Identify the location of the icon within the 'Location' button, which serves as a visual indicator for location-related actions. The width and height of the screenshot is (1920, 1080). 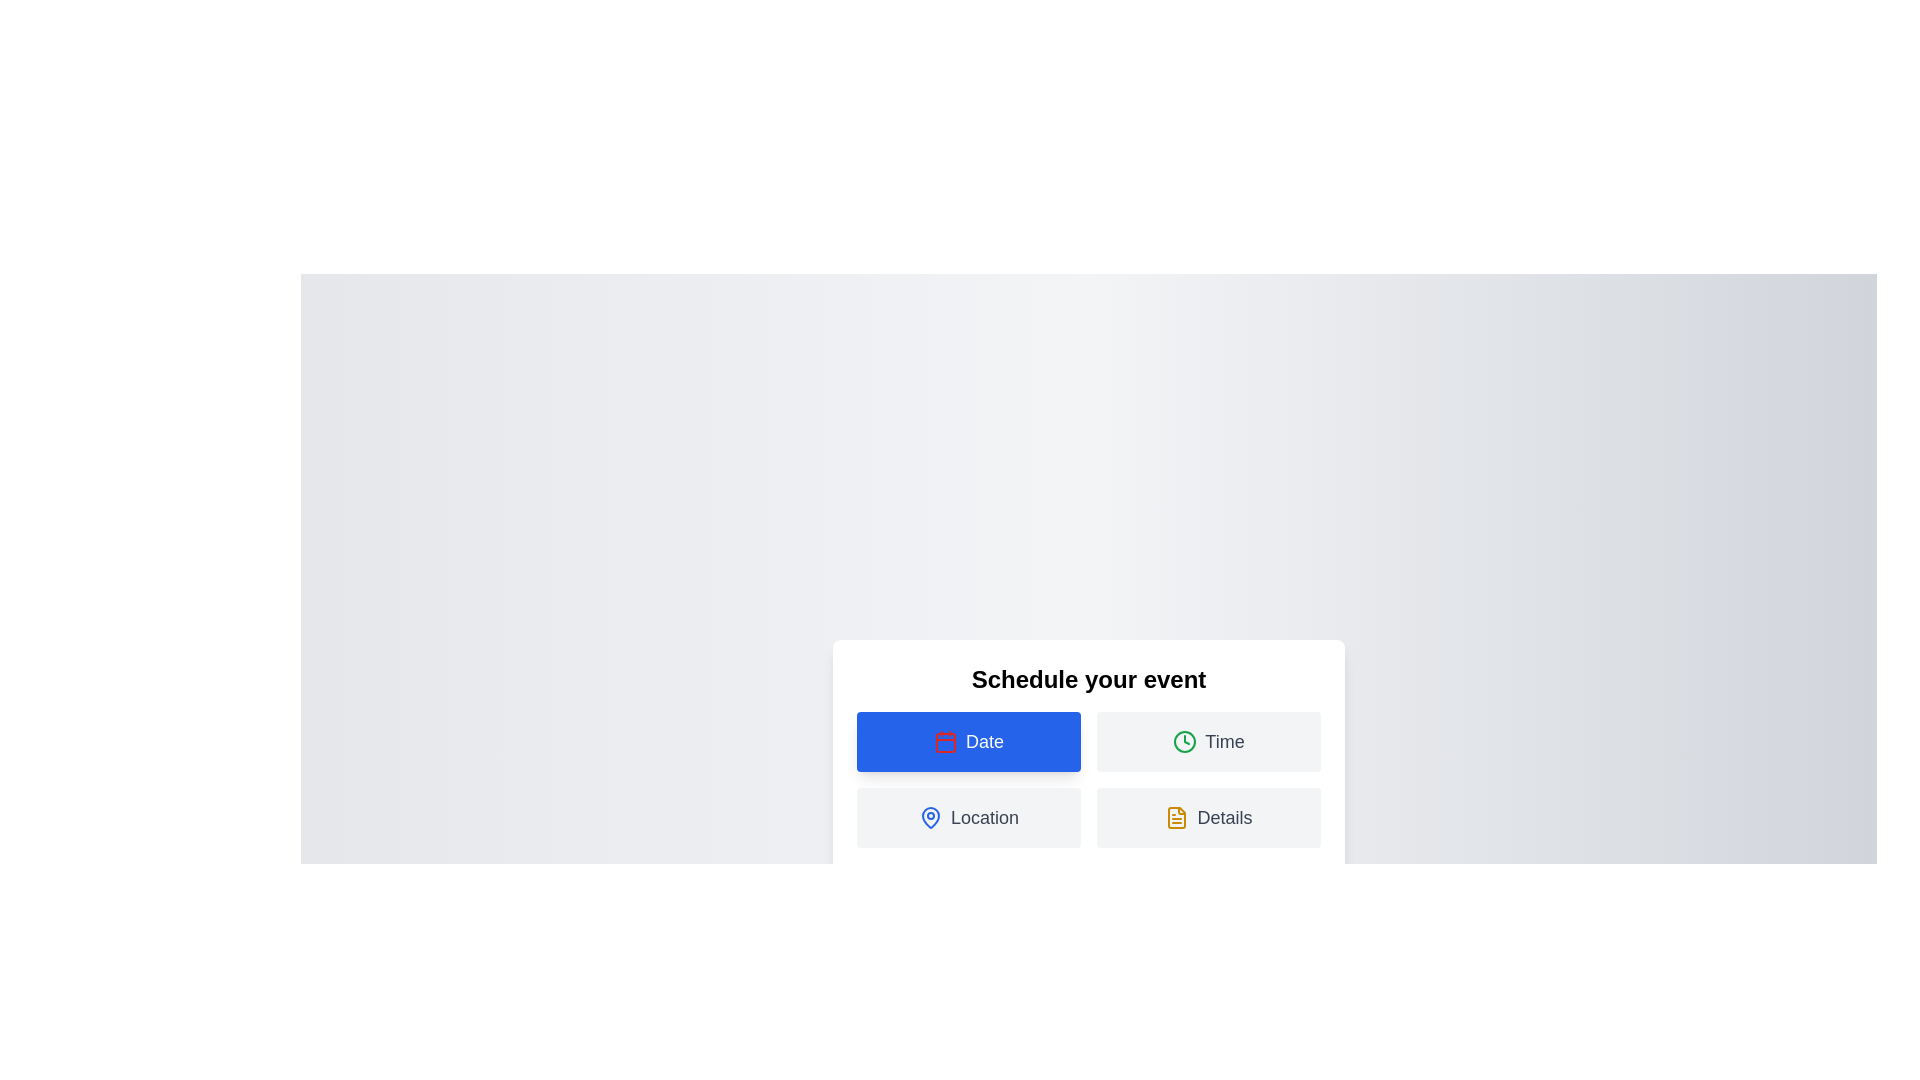
(930, 817).